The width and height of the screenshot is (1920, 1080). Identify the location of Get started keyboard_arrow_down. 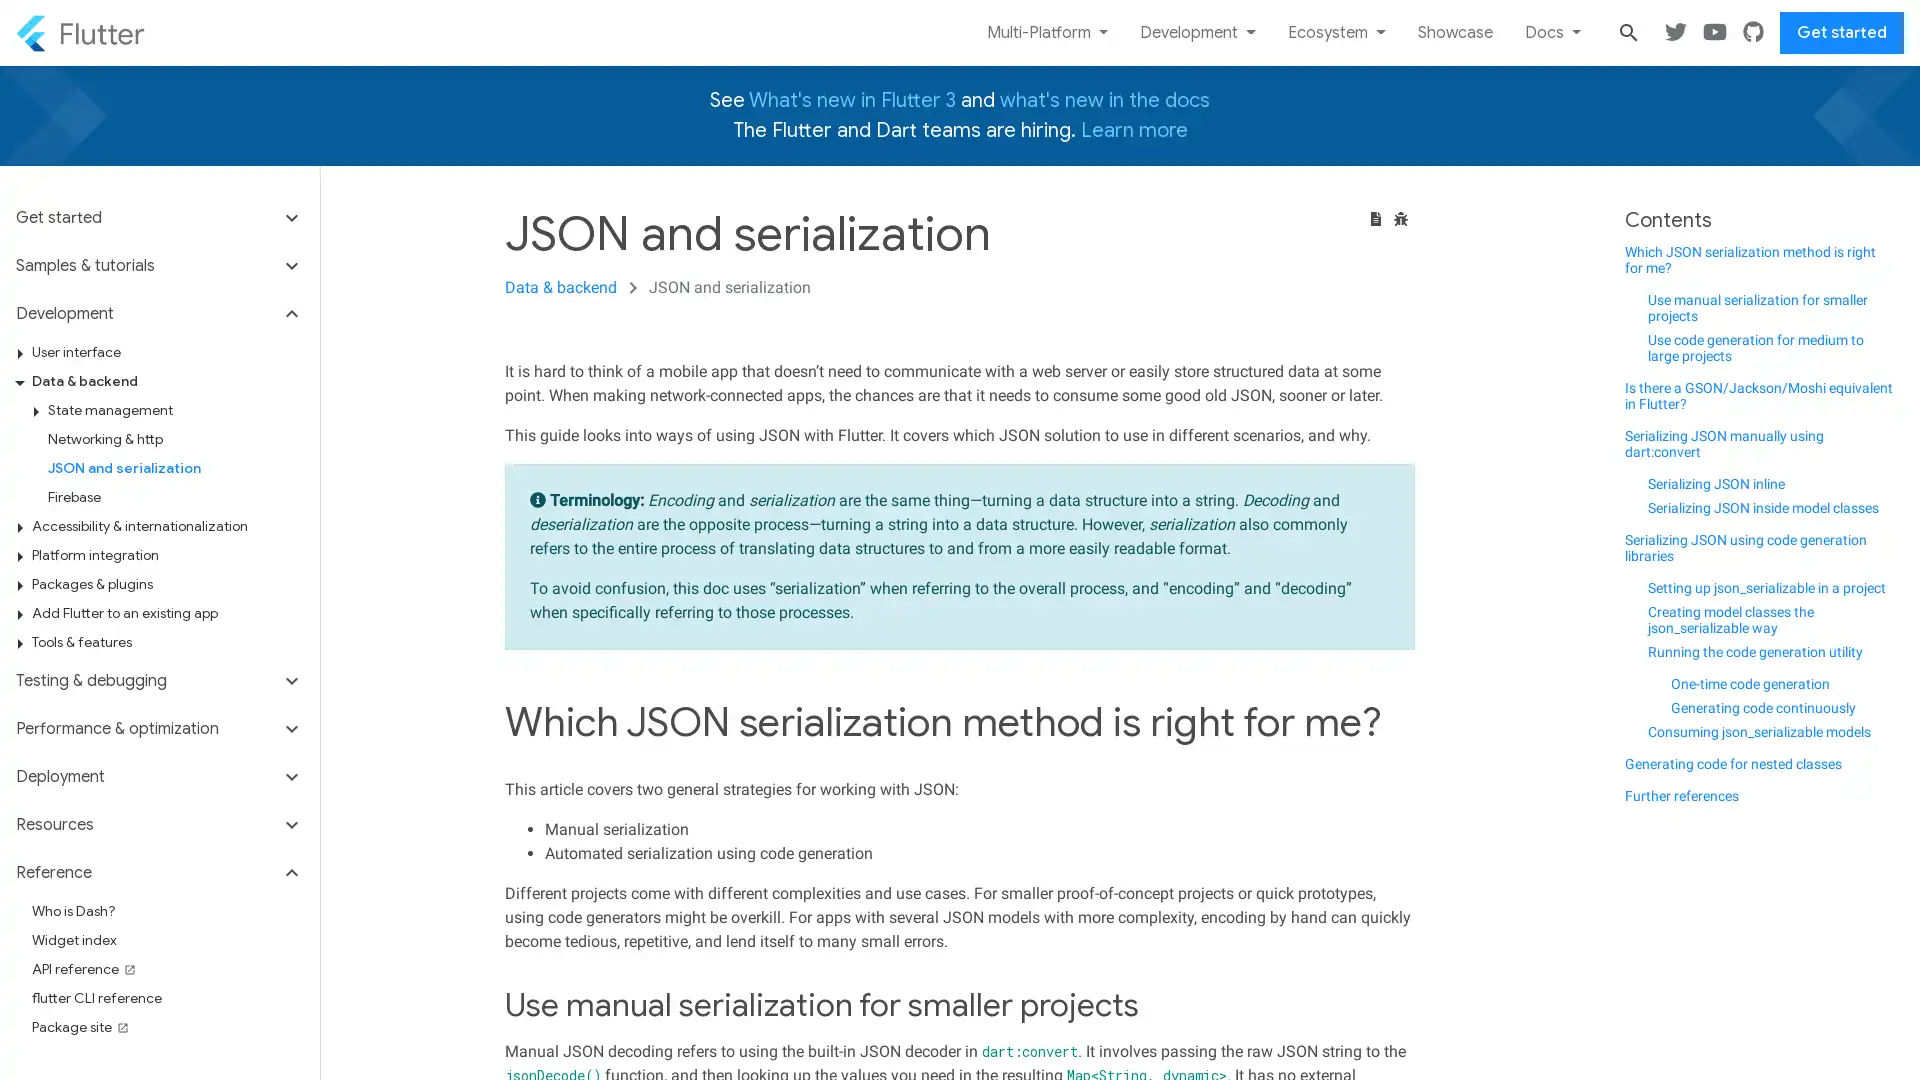
(158, 223).